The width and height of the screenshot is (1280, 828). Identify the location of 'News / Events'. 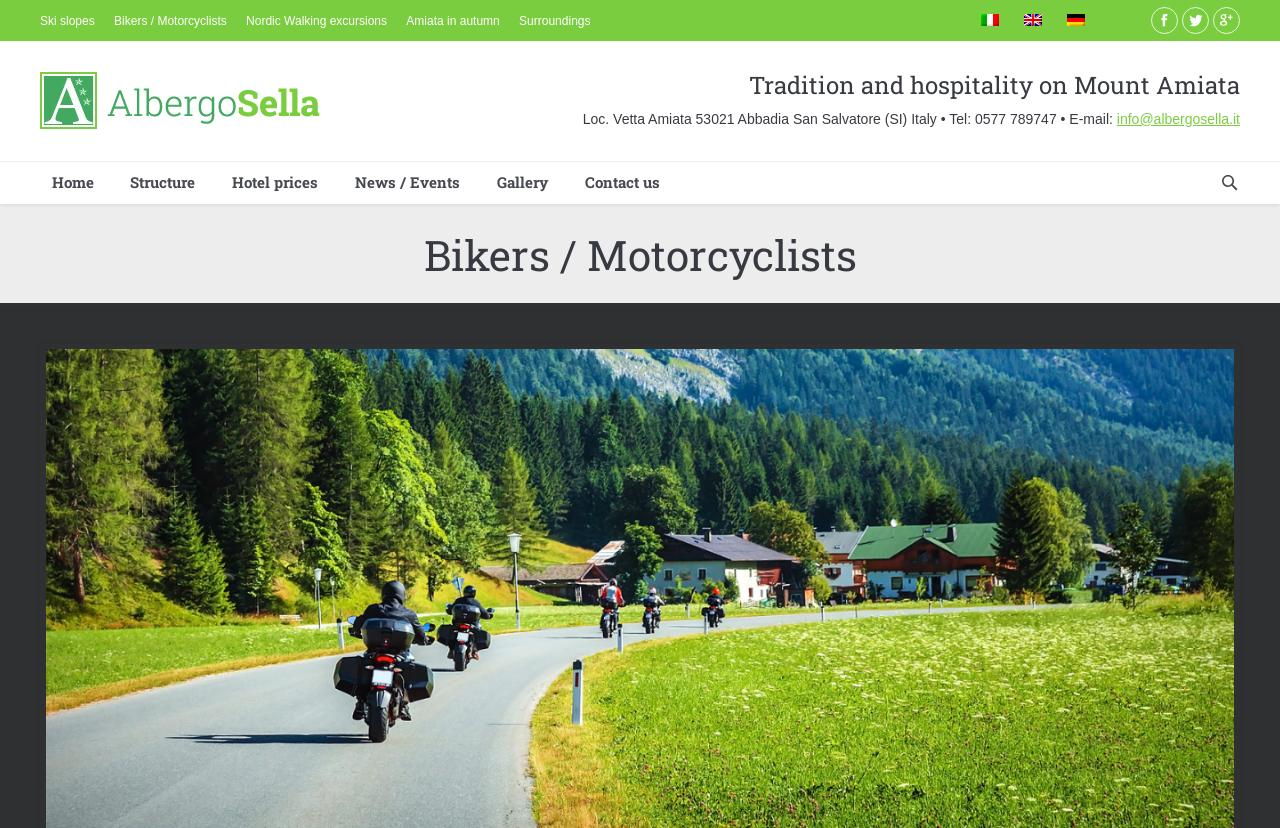
(406, 180).